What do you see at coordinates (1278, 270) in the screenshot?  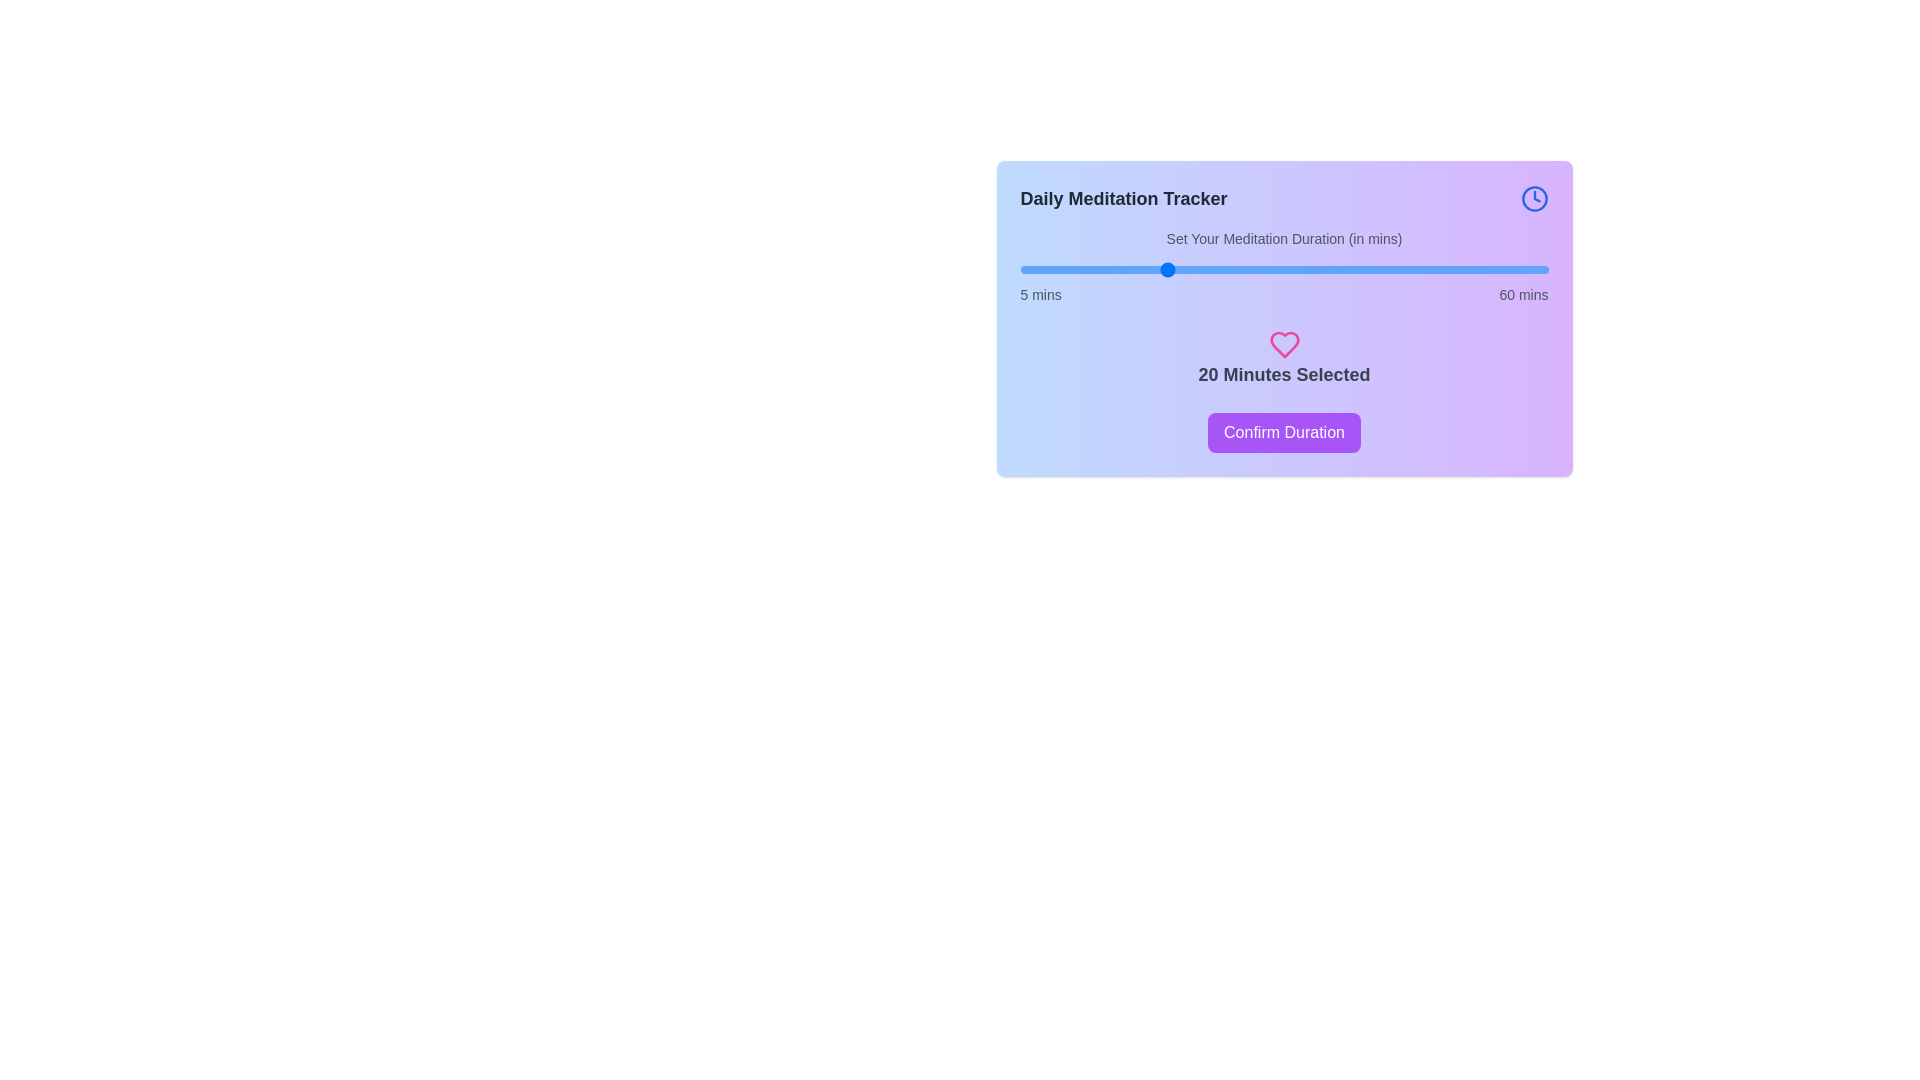 I see `the meditation duration to 32 minutes using the slider` at bounding box center [1278, 270].